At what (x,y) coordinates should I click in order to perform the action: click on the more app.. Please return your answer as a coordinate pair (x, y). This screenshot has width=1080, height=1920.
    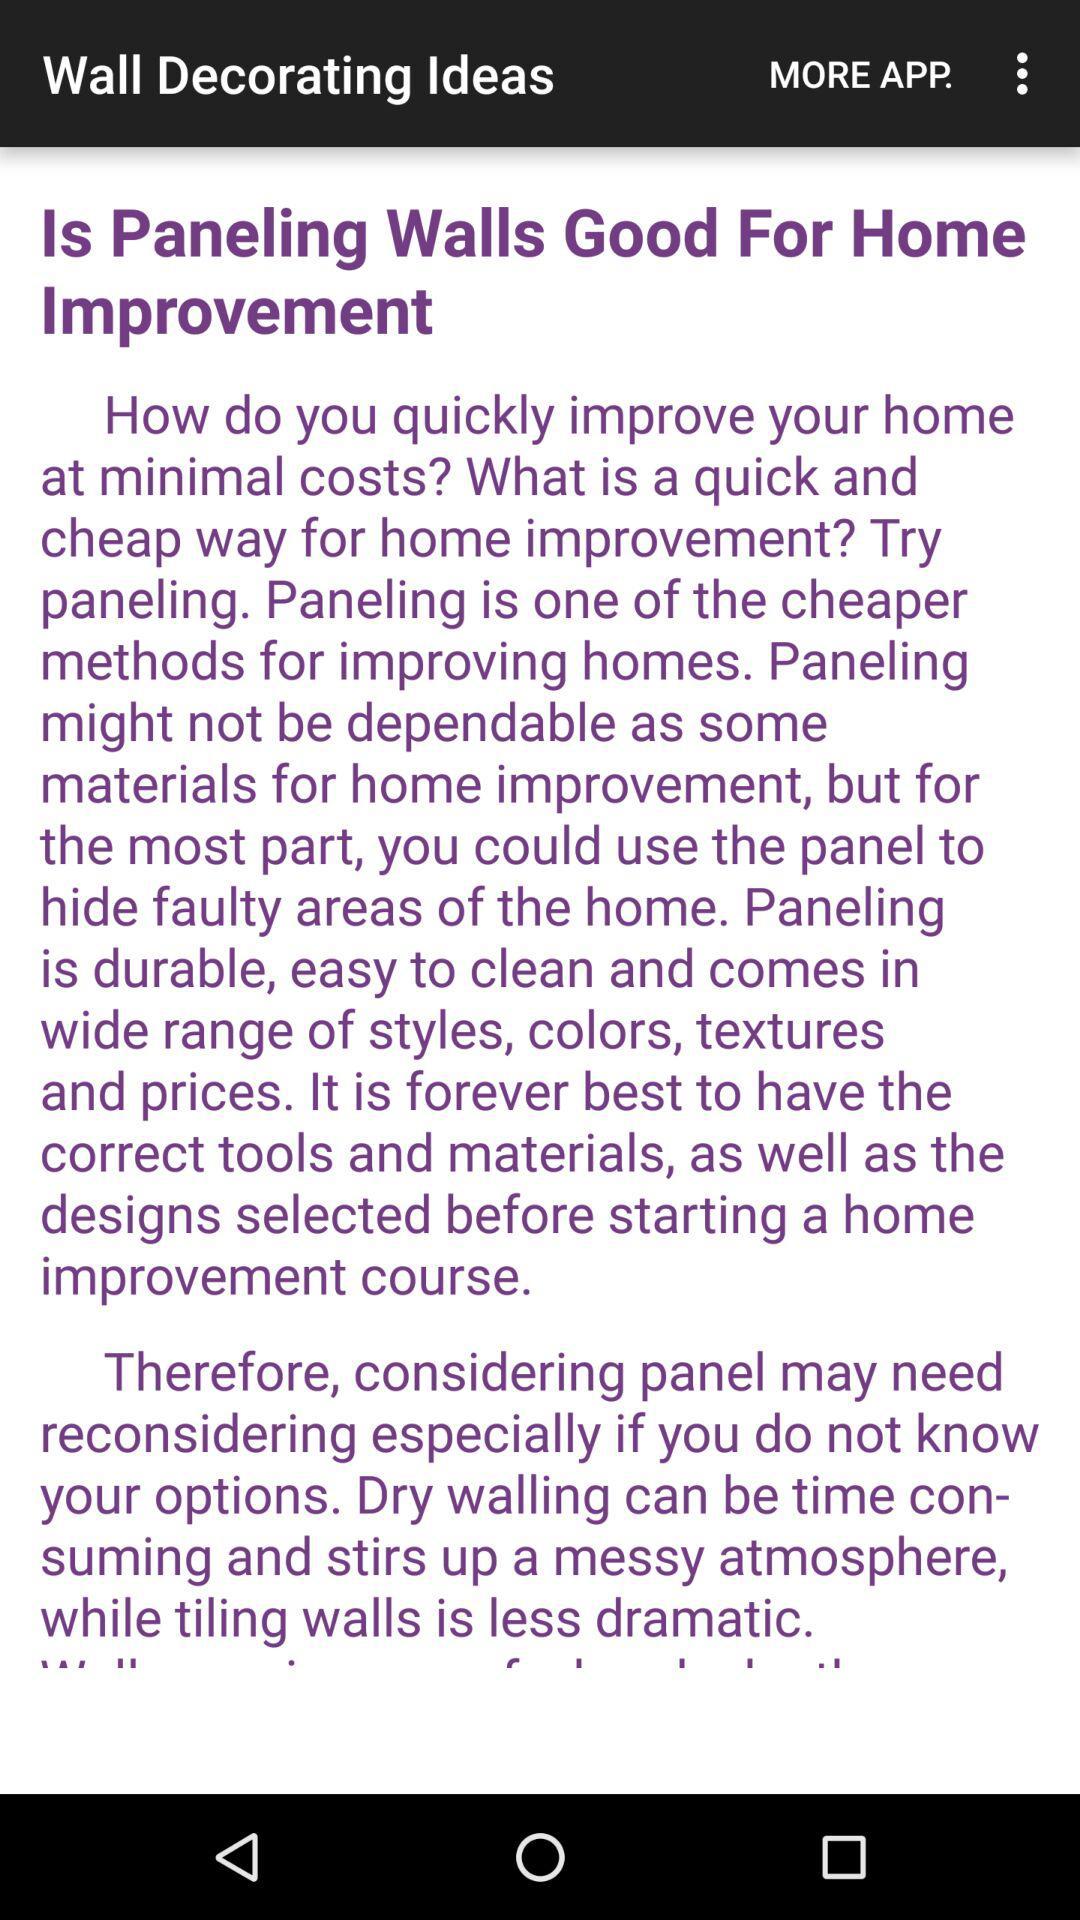
    Looking at the image, I should click on (860, 73).